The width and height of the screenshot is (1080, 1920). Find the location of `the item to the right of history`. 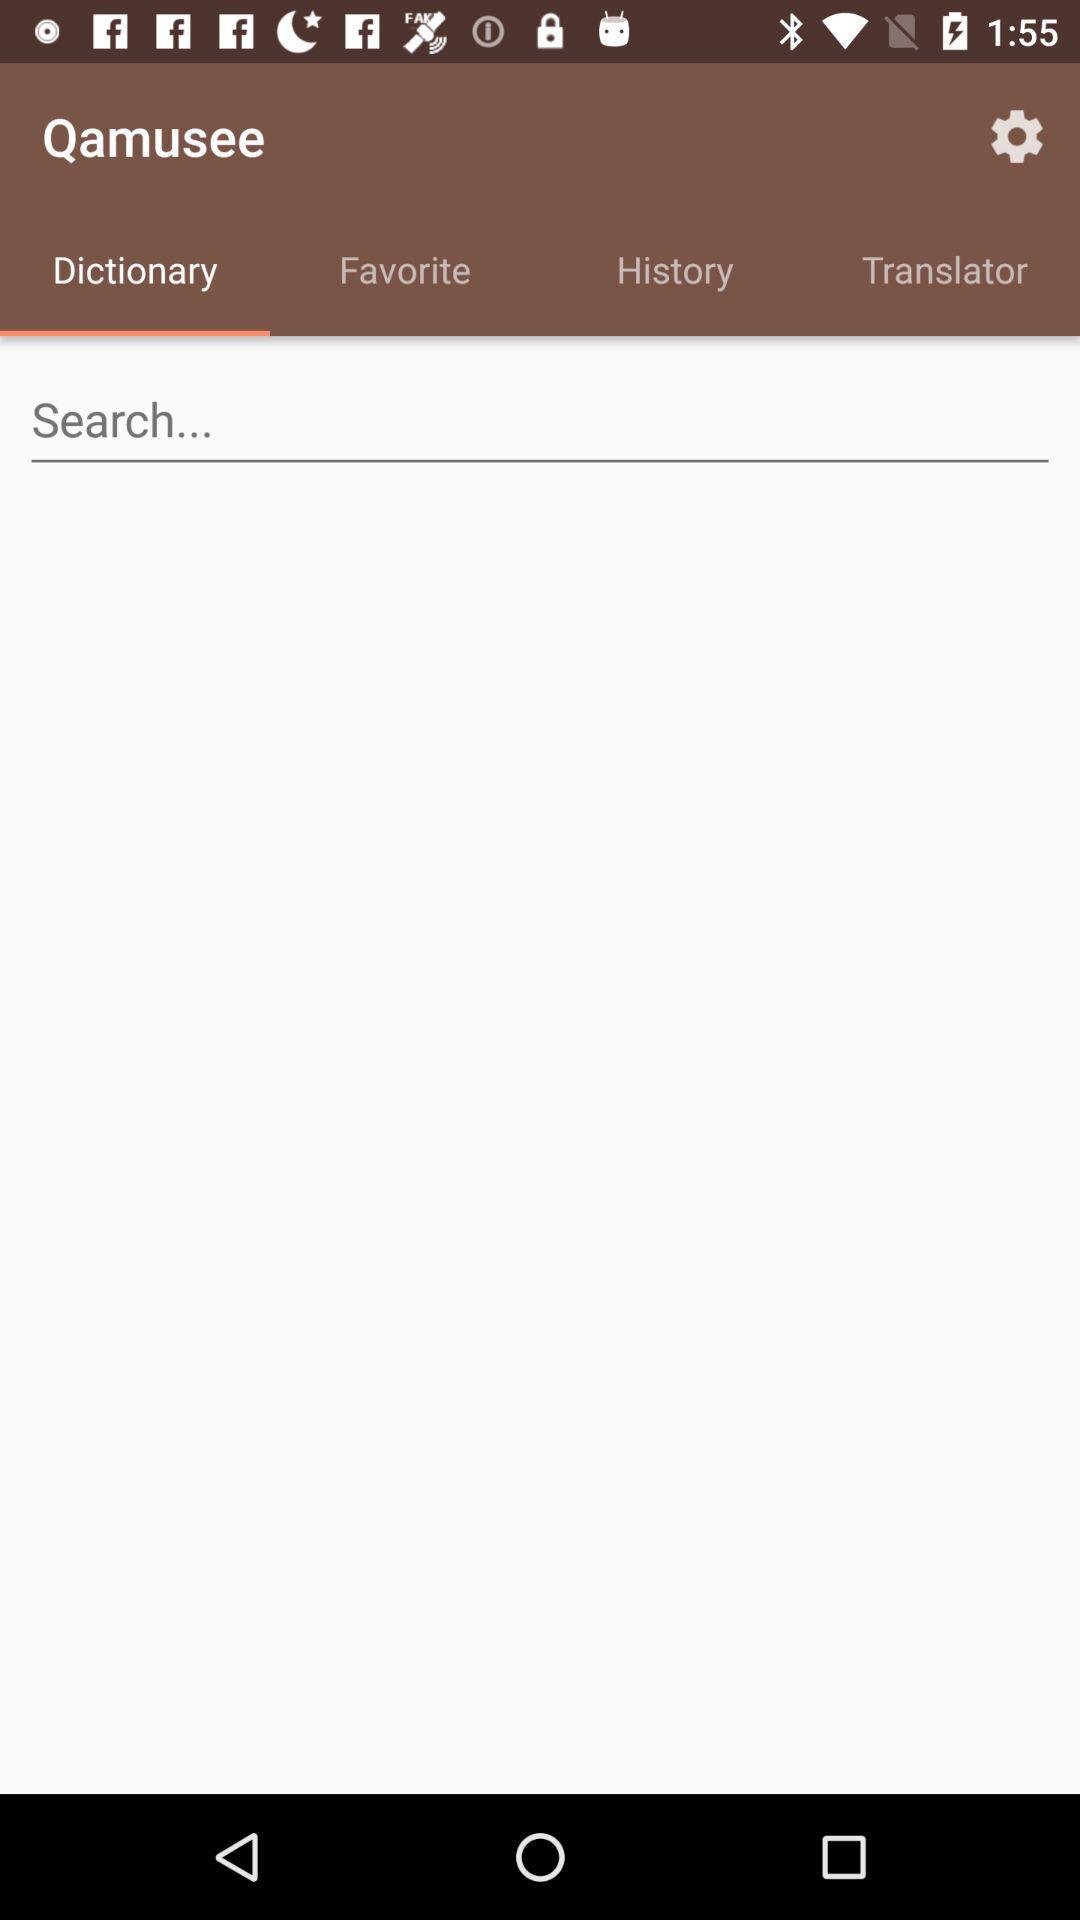

the item to the right of history is located at coordinates (1017, 135).